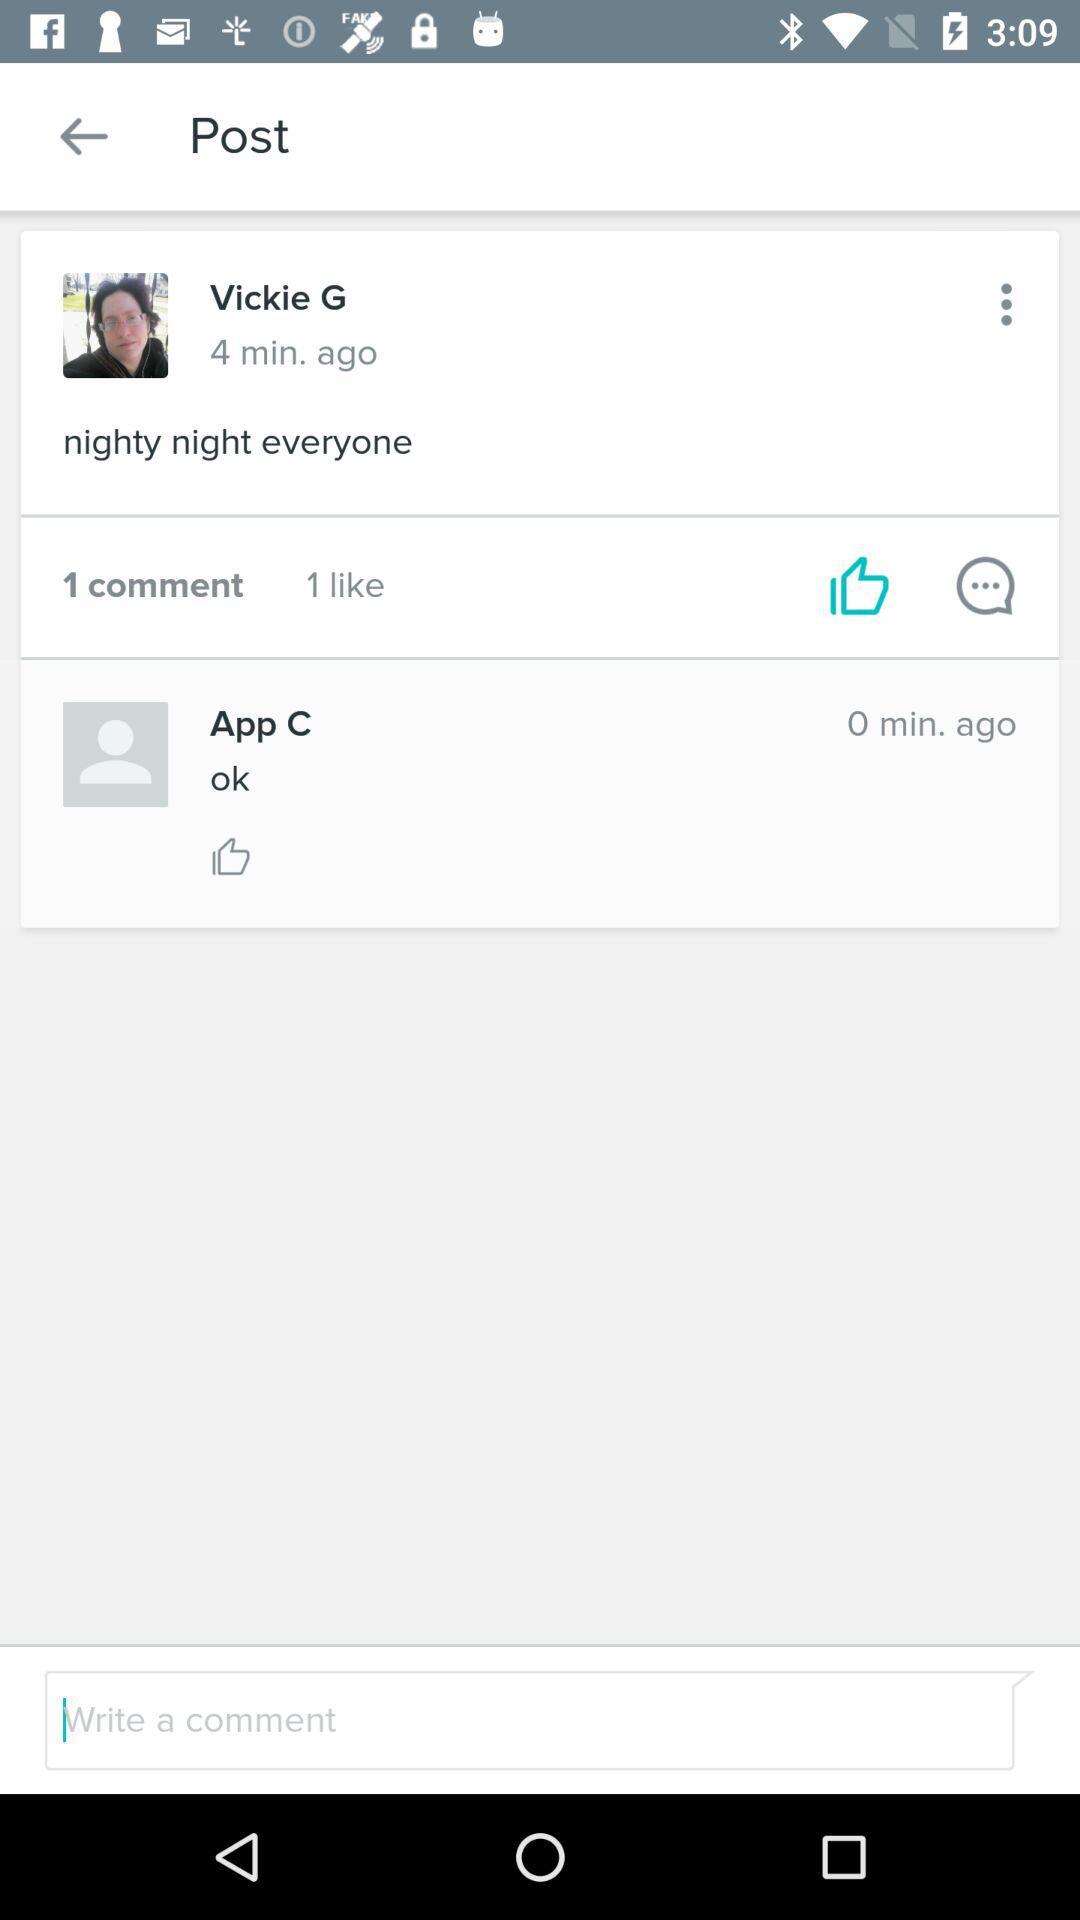 This screenshot has width=1080, height=1920. I want to click on icon above ok item, so click(506, 723).